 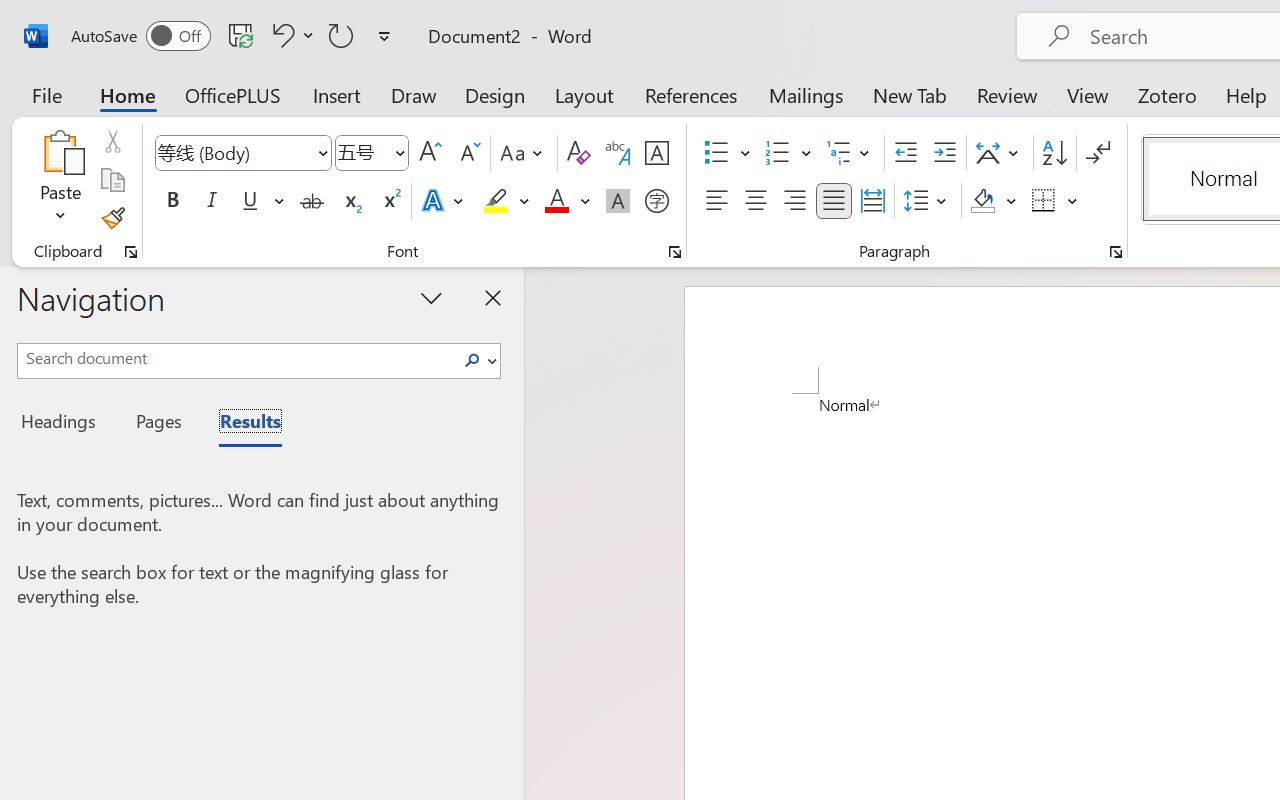 I want to click on 'Italic', so click(x=212, y=201).